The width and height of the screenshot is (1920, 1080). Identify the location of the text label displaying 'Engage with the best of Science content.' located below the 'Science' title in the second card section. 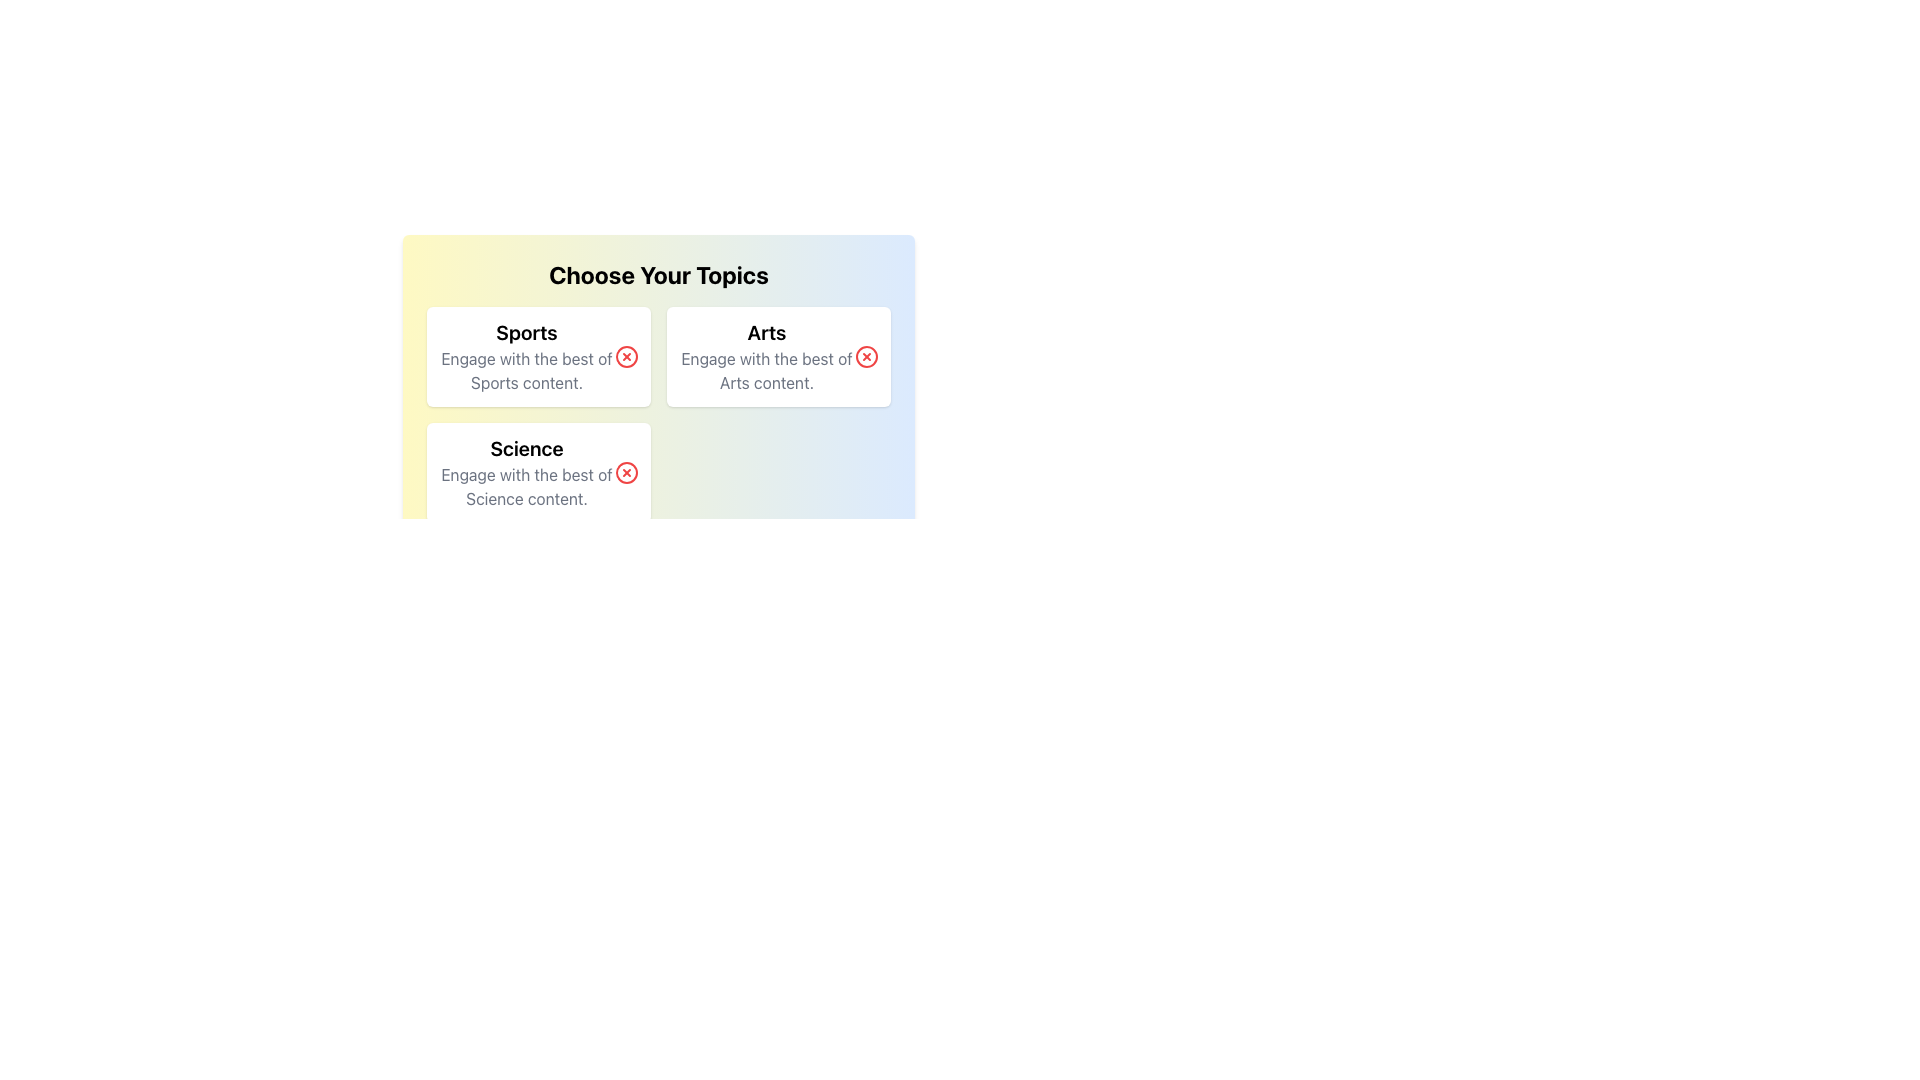
(527, 486).